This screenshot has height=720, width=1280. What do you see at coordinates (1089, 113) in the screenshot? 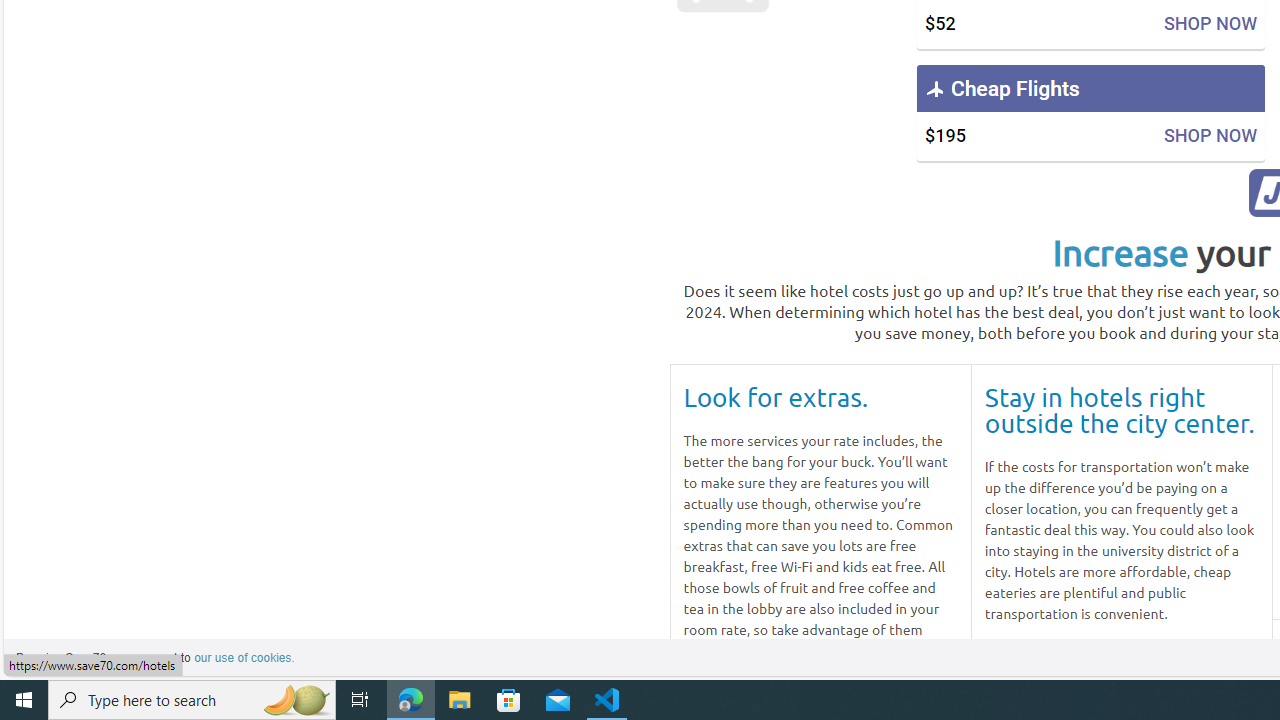
I see `'Cheap Flights $195 SHOP NOW'` at bounding box center [1089, 113].